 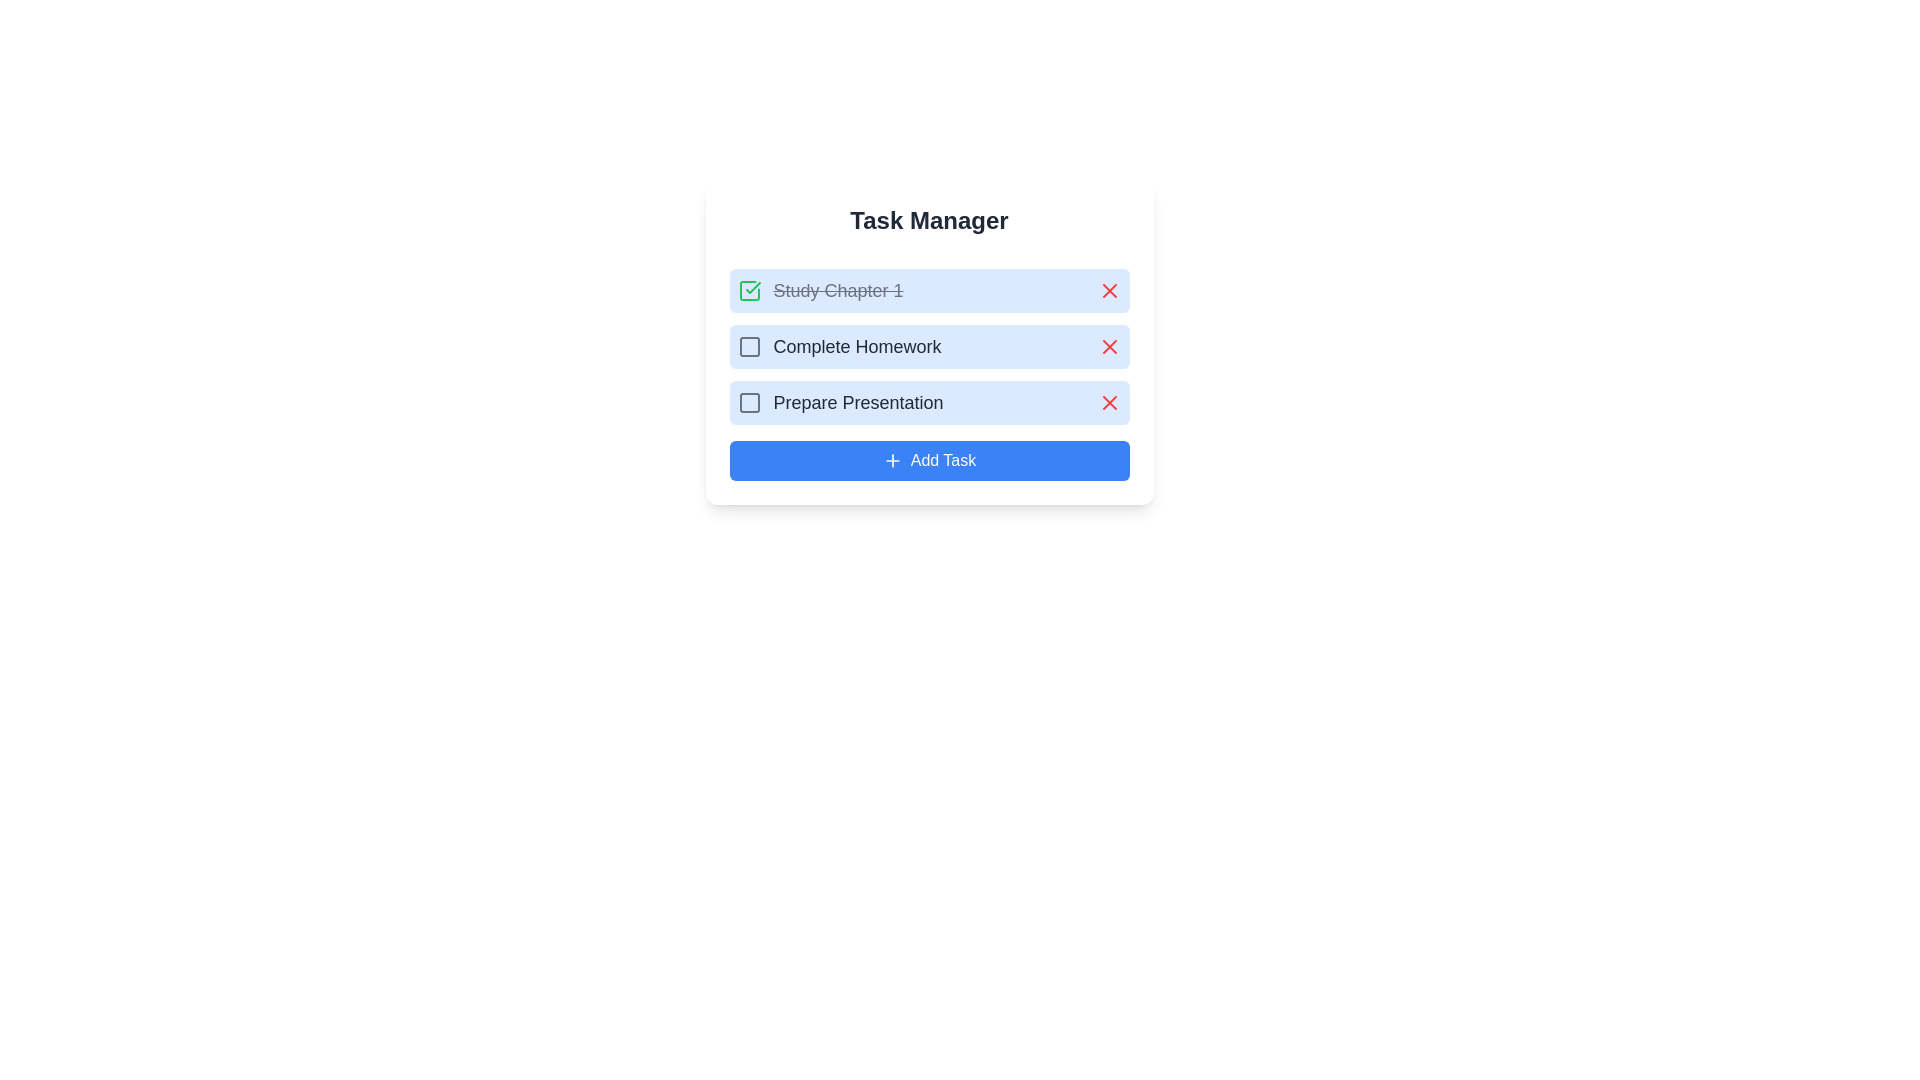 I want to click on the static text label in the Task Manager interface, located in the third row of the task list, which is positioned below 'Complete Homework' and above the '+ Add Task' button, so click(x=858, y=402).